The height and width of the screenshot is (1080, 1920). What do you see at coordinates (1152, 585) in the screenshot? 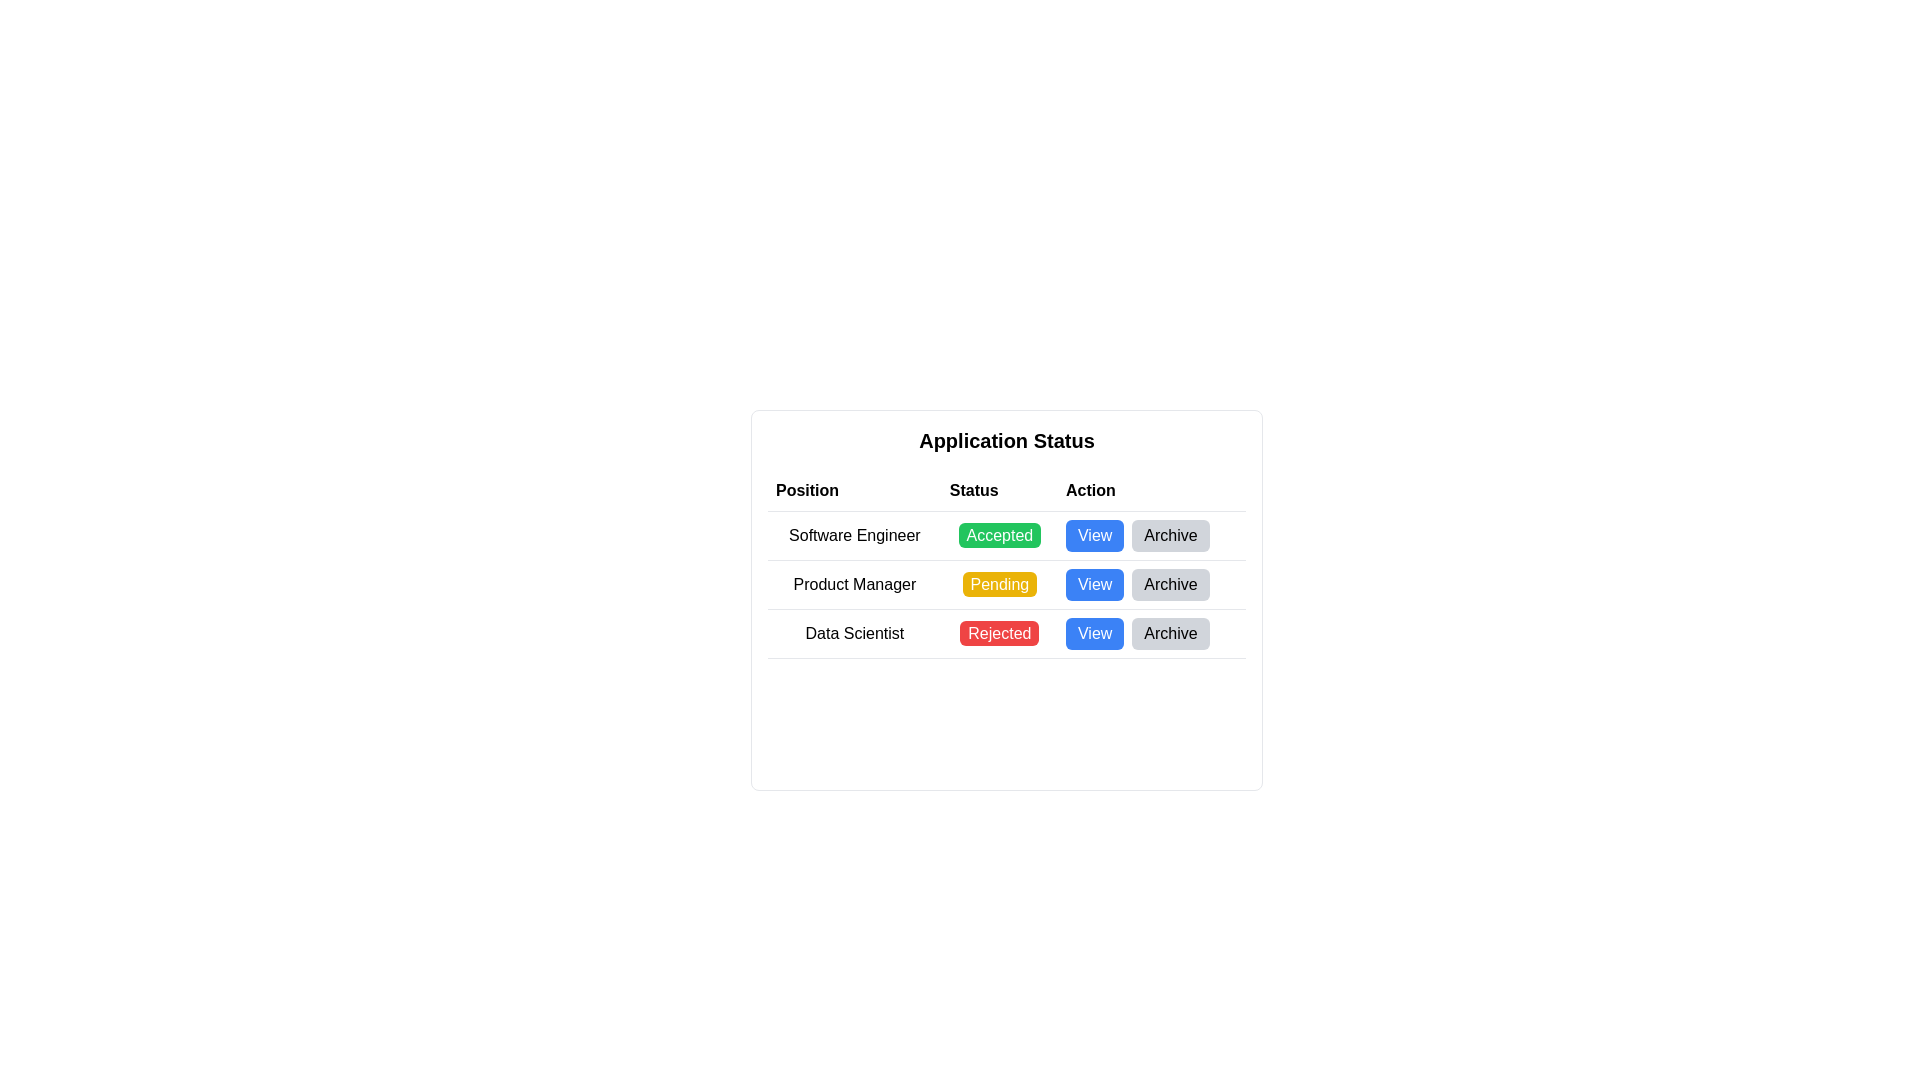
I see `the second button in the 'Action' column of the second row associated with the 'Product Manager' entry` at bounding box center [1152, 585].